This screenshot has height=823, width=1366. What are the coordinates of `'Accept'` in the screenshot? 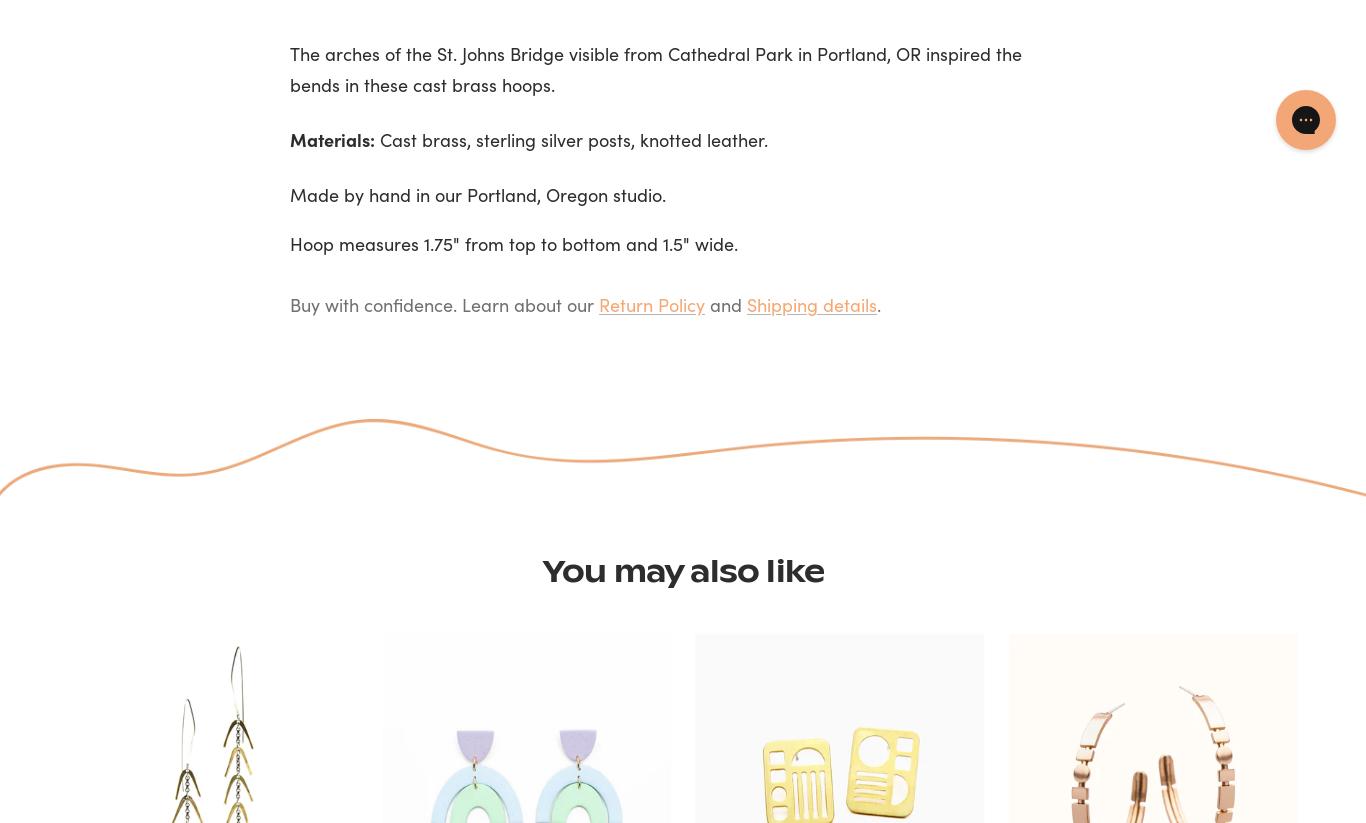 It's located at (1001, 83).